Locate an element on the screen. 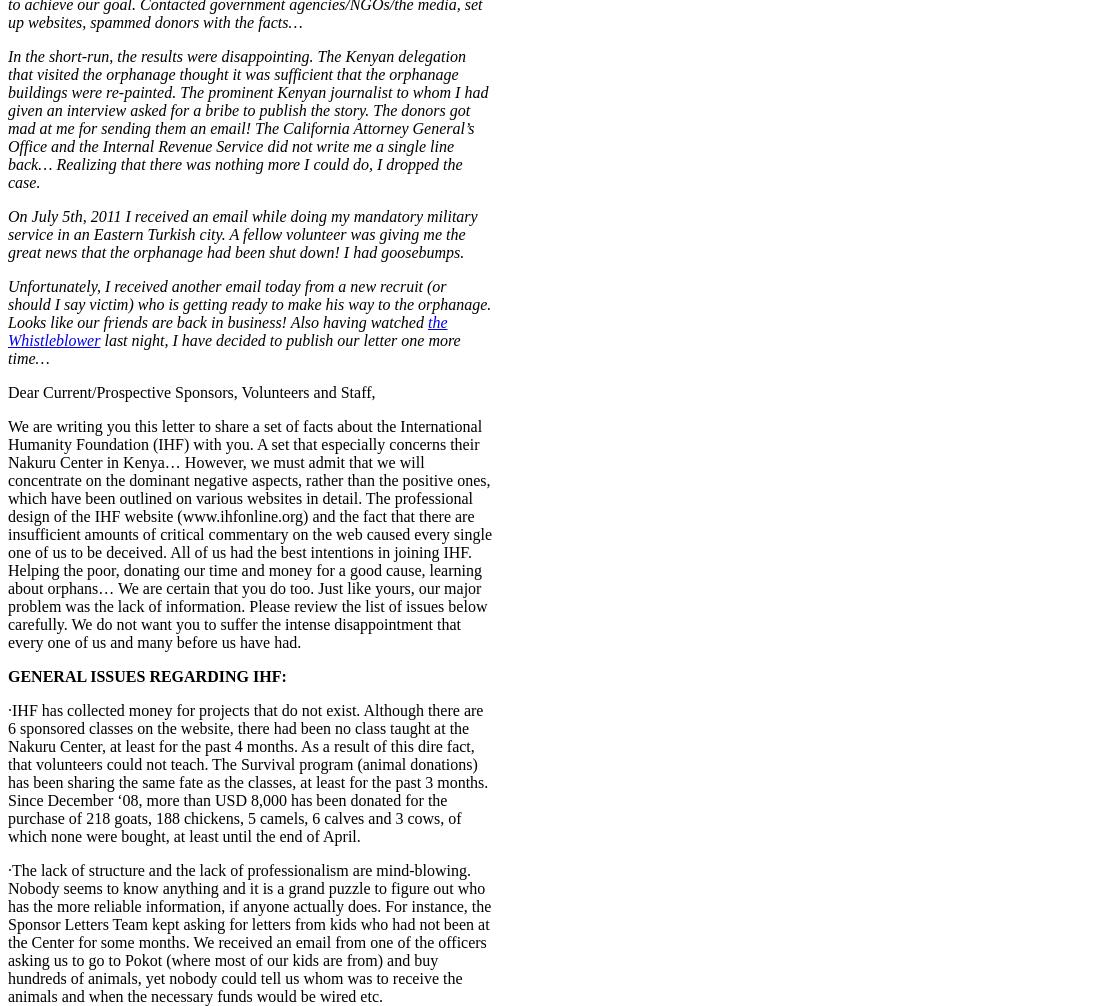  'Unfortunately, I received another email today from a new recruit (or should I say victim) who is getting ready to make his way to the orphanage. Looks like our friends are back in business! Also having watched' is located at coordinates (249, 302).